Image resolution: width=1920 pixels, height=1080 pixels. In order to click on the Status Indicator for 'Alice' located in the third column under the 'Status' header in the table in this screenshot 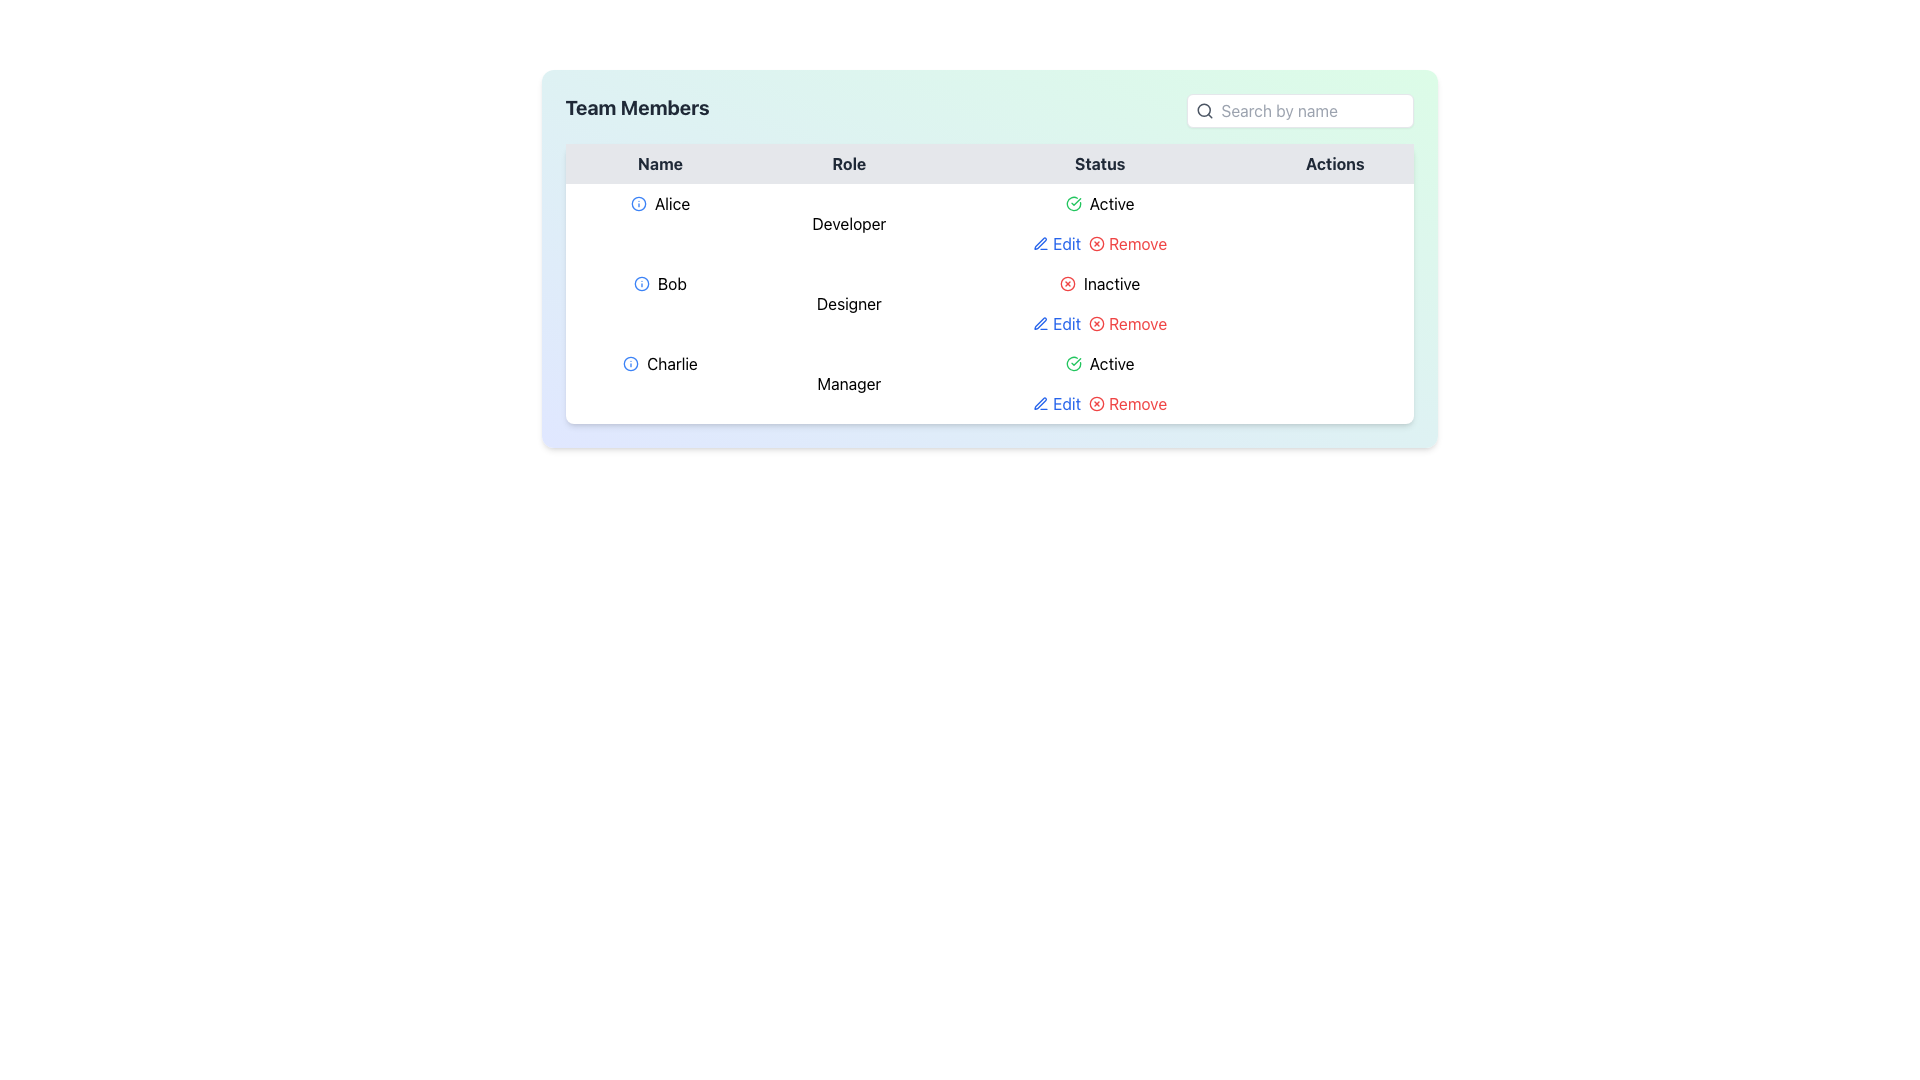, I will do `click(1099, 204)`.